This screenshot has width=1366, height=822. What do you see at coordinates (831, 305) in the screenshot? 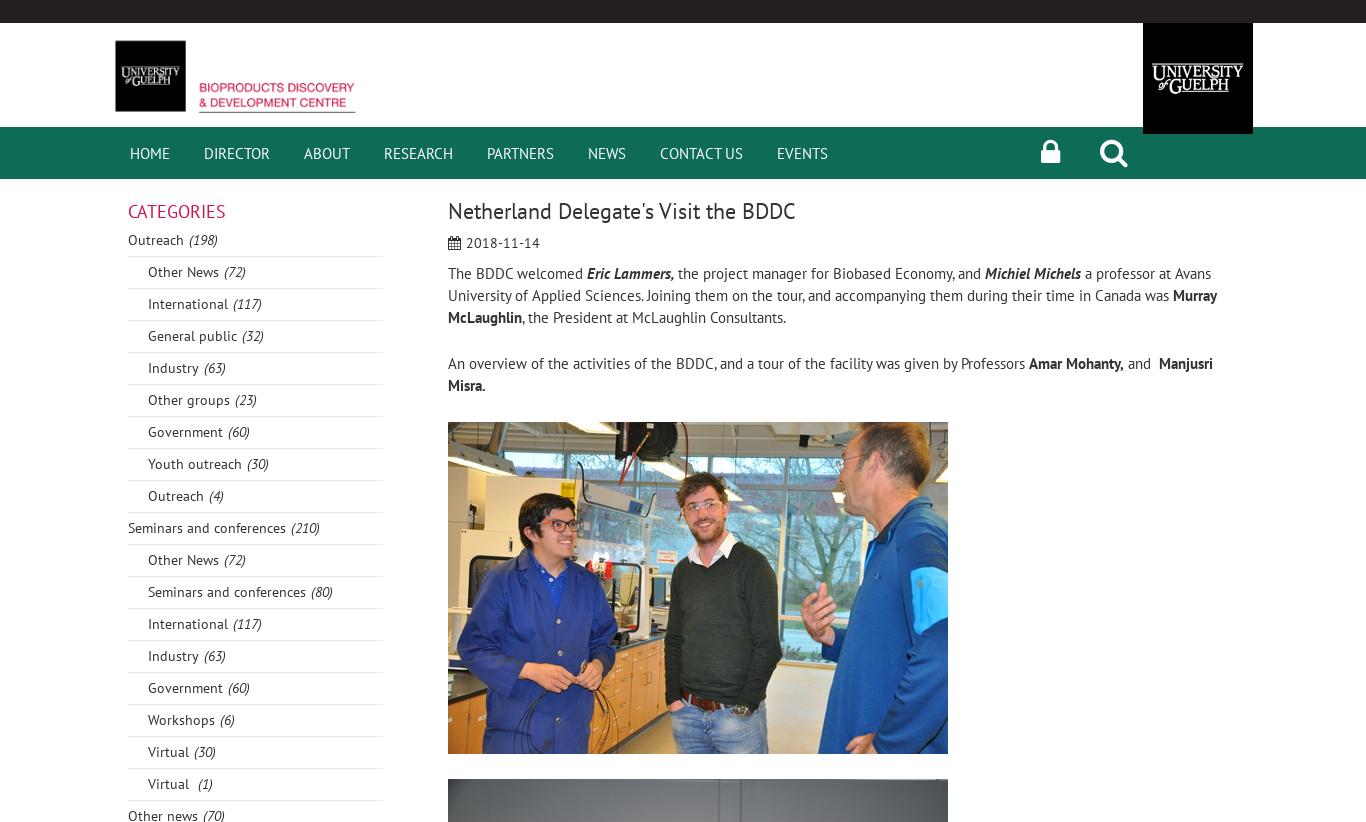
I see `'Murray McLaughlin'` at bounding box center [831, 305].